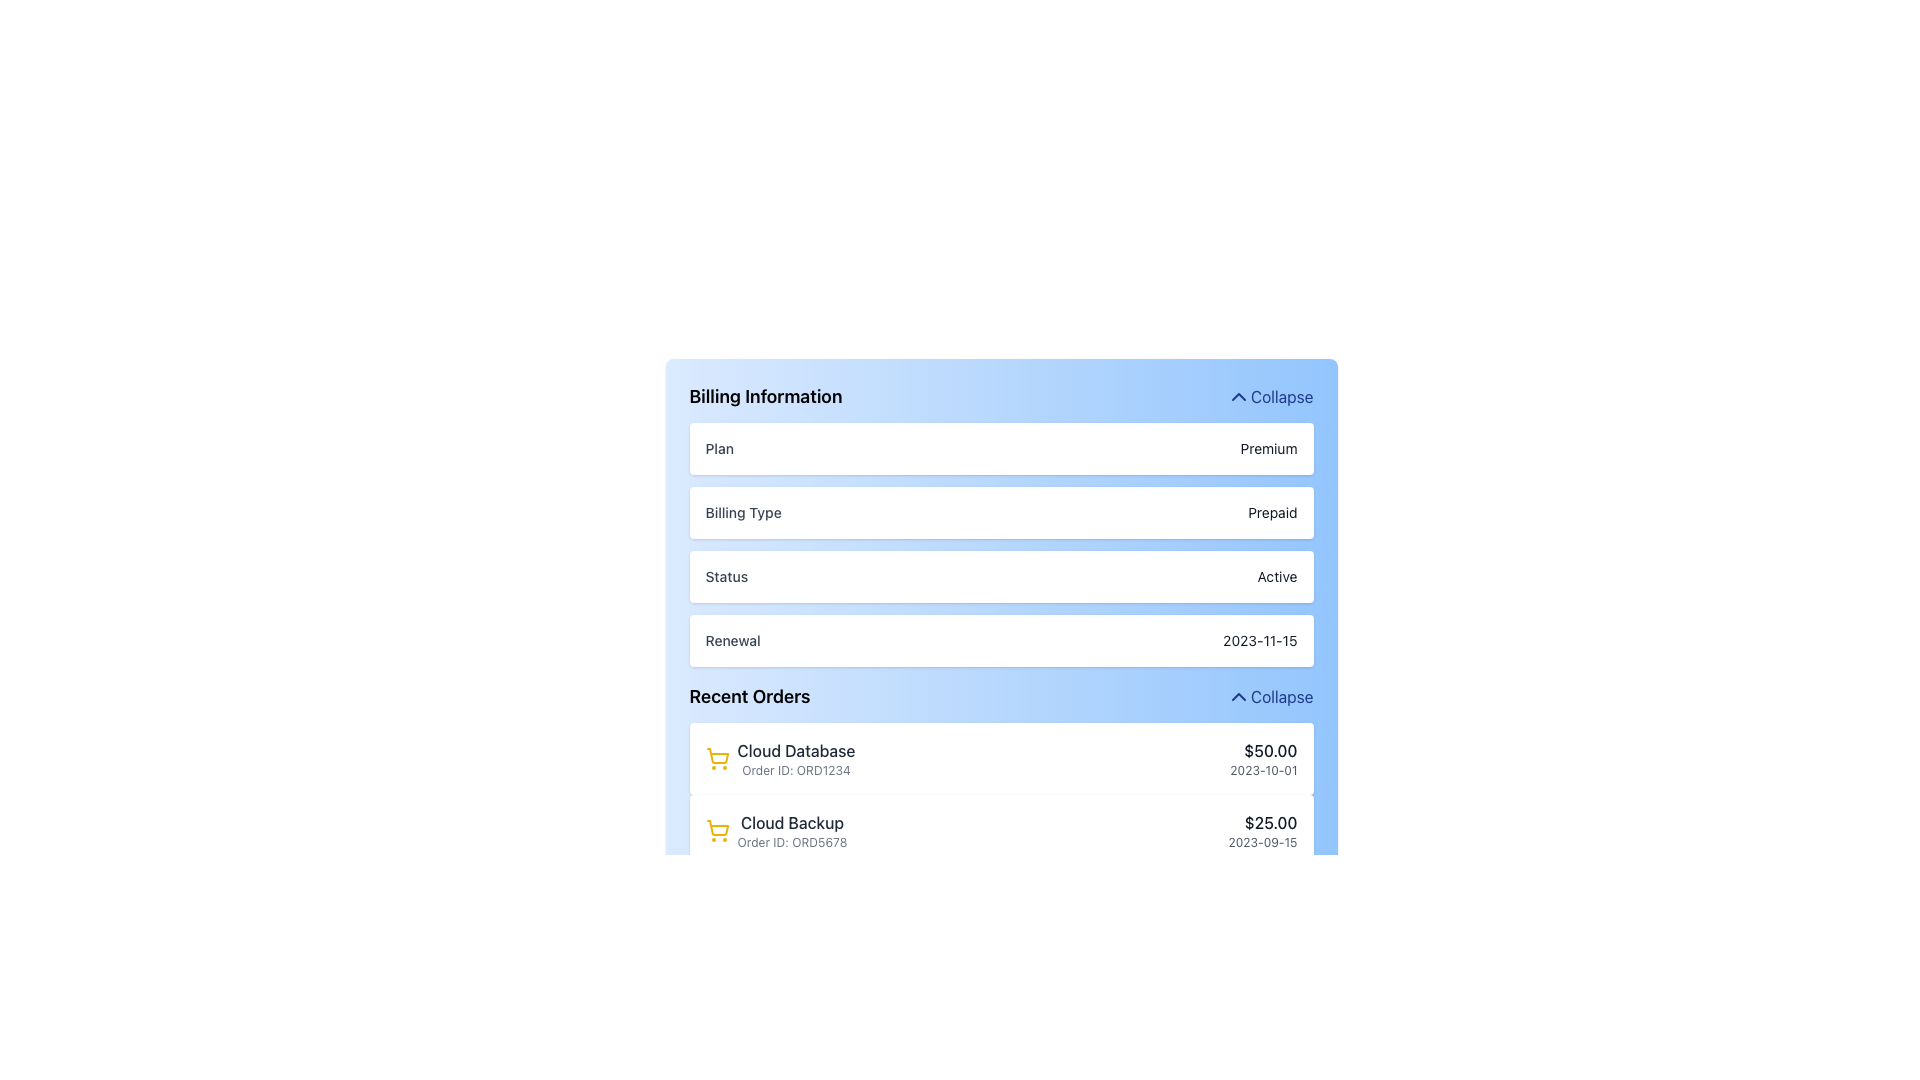  Describe the element at coordinates (1276, 577) in the screenshot. I see `the static text label indicating the billing status as 'Active', which is located at the right end of the 'Status' block under 'Billing Information'` at that location.